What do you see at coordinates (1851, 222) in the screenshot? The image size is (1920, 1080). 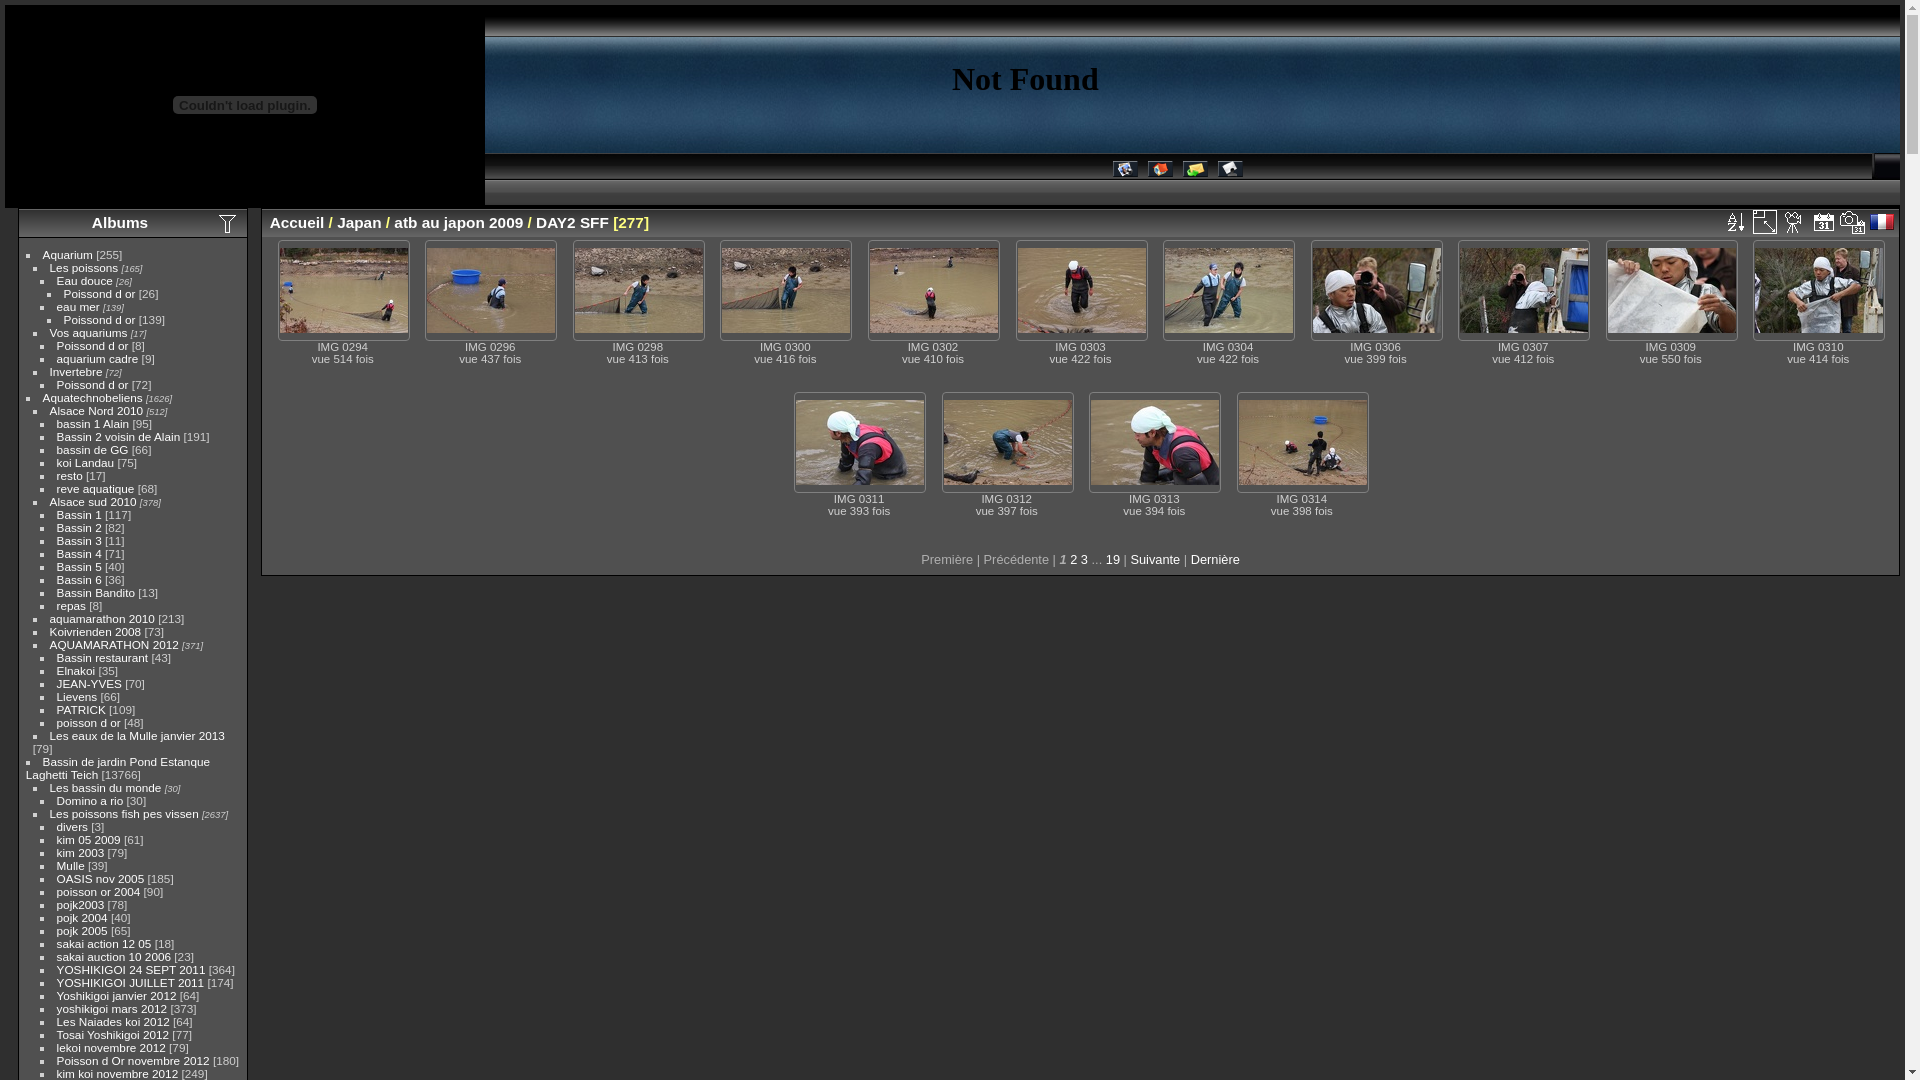 I see `' '` at bounding box center [1851, 222].